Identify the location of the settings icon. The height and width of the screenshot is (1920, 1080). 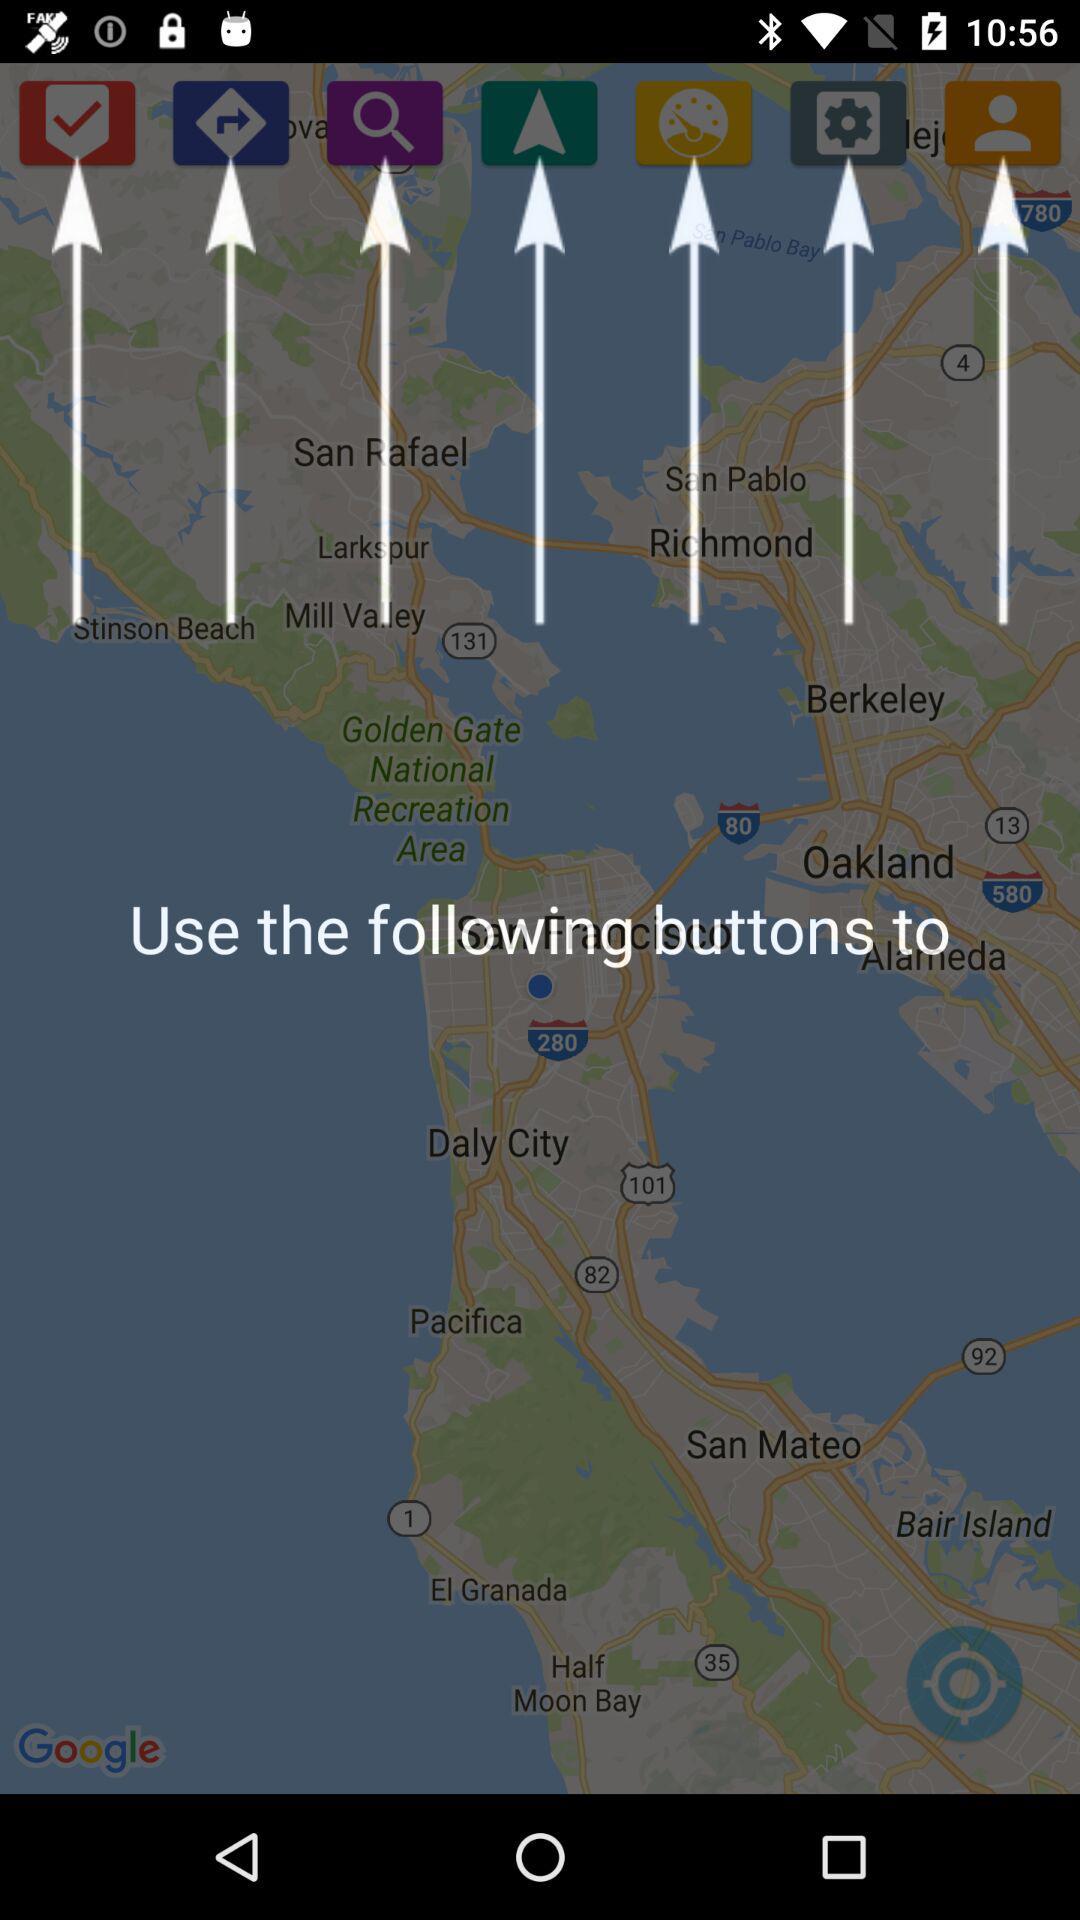
(848, 121).